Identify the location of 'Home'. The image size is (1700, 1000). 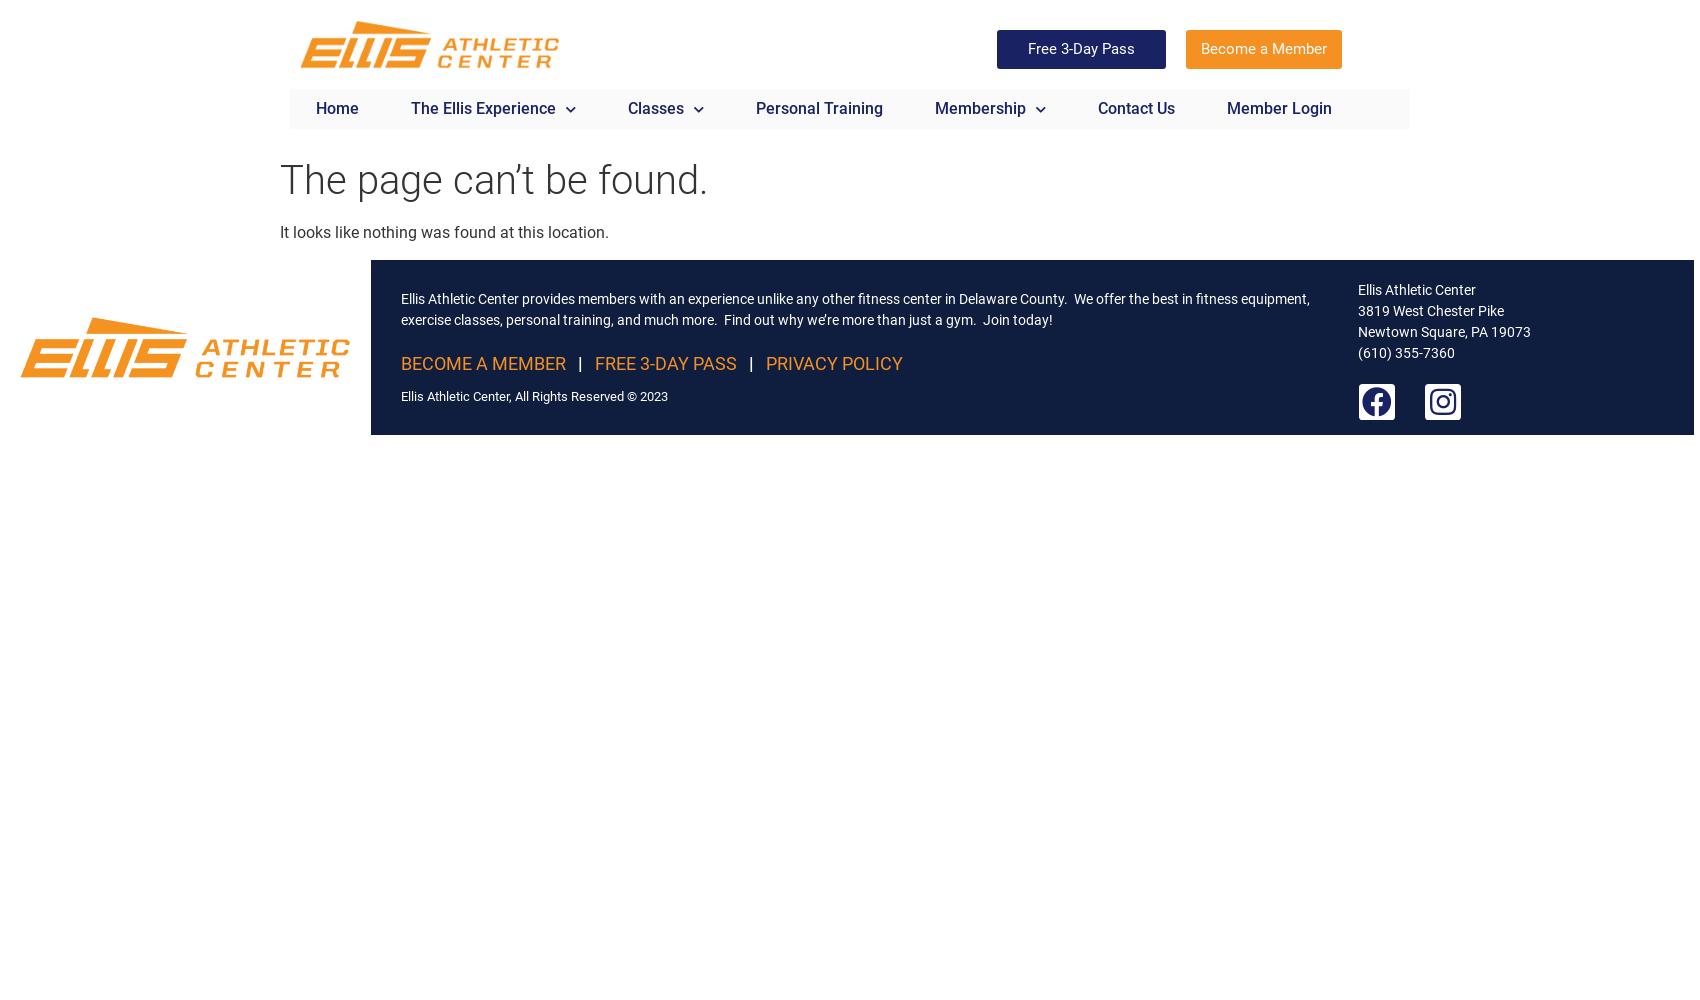
(336, 107).